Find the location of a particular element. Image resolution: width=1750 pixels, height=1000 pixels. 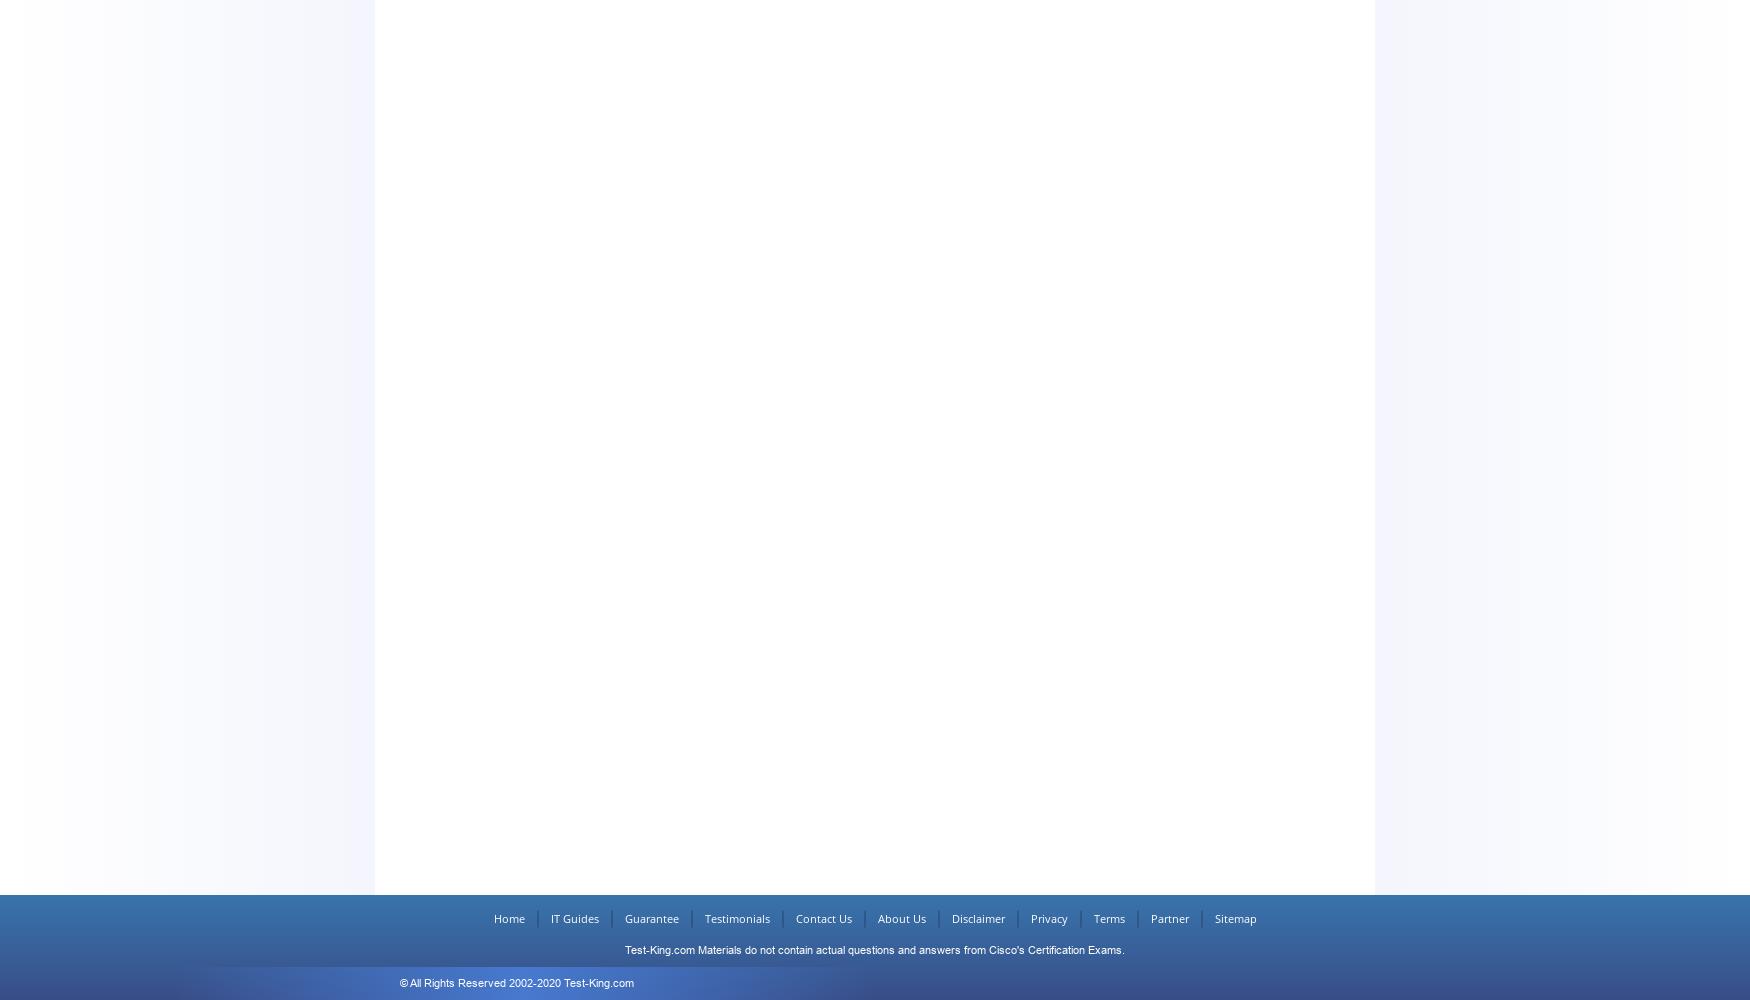

'IT Guides' is located at coordinates (549, 918).